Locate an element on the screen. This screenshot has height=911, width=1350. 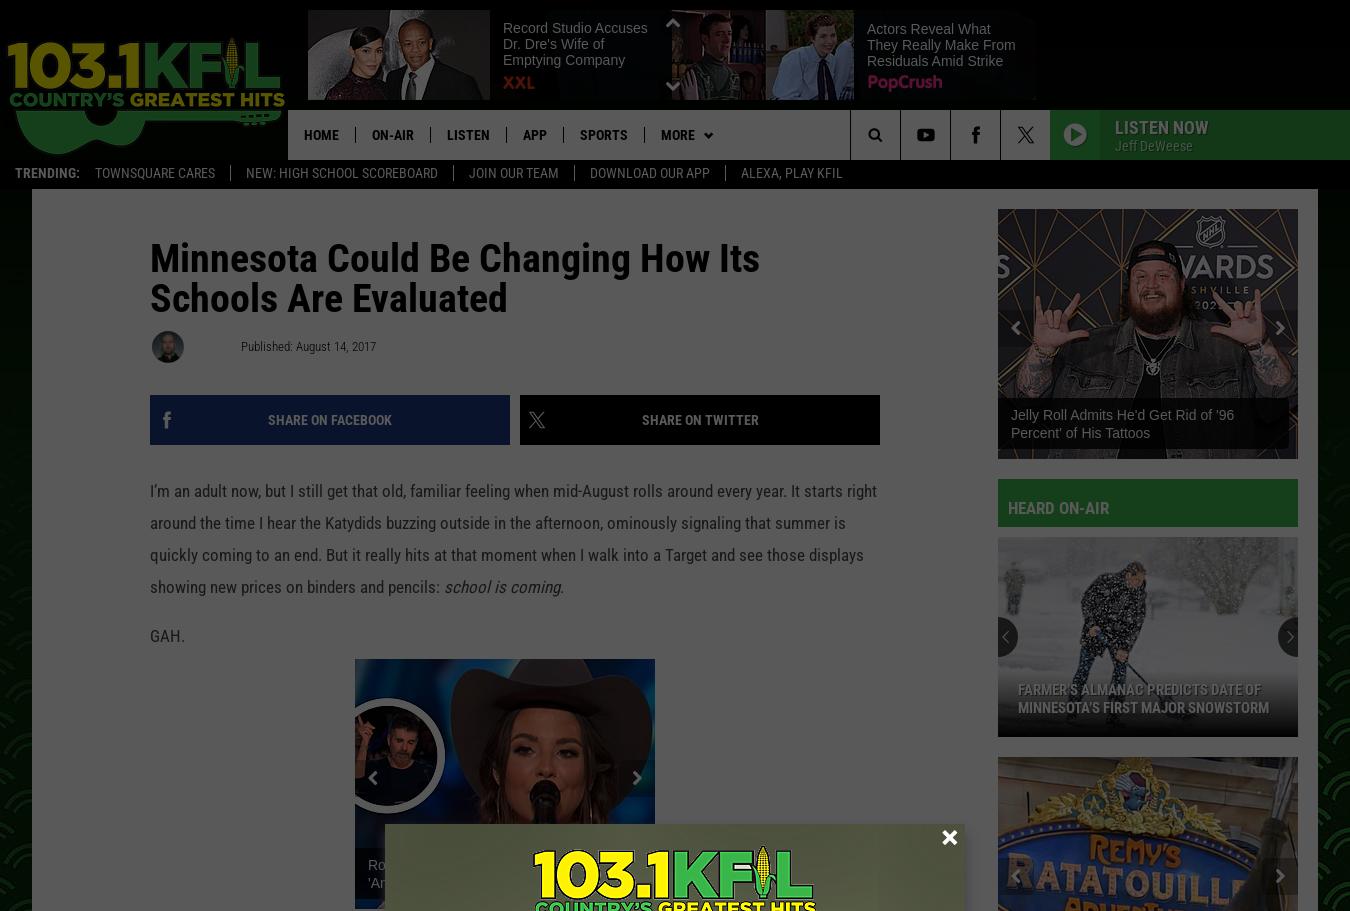
'Minnesota Could Be Changing How Its Schools Are Evaluated' is located at coordinates (453, 281).